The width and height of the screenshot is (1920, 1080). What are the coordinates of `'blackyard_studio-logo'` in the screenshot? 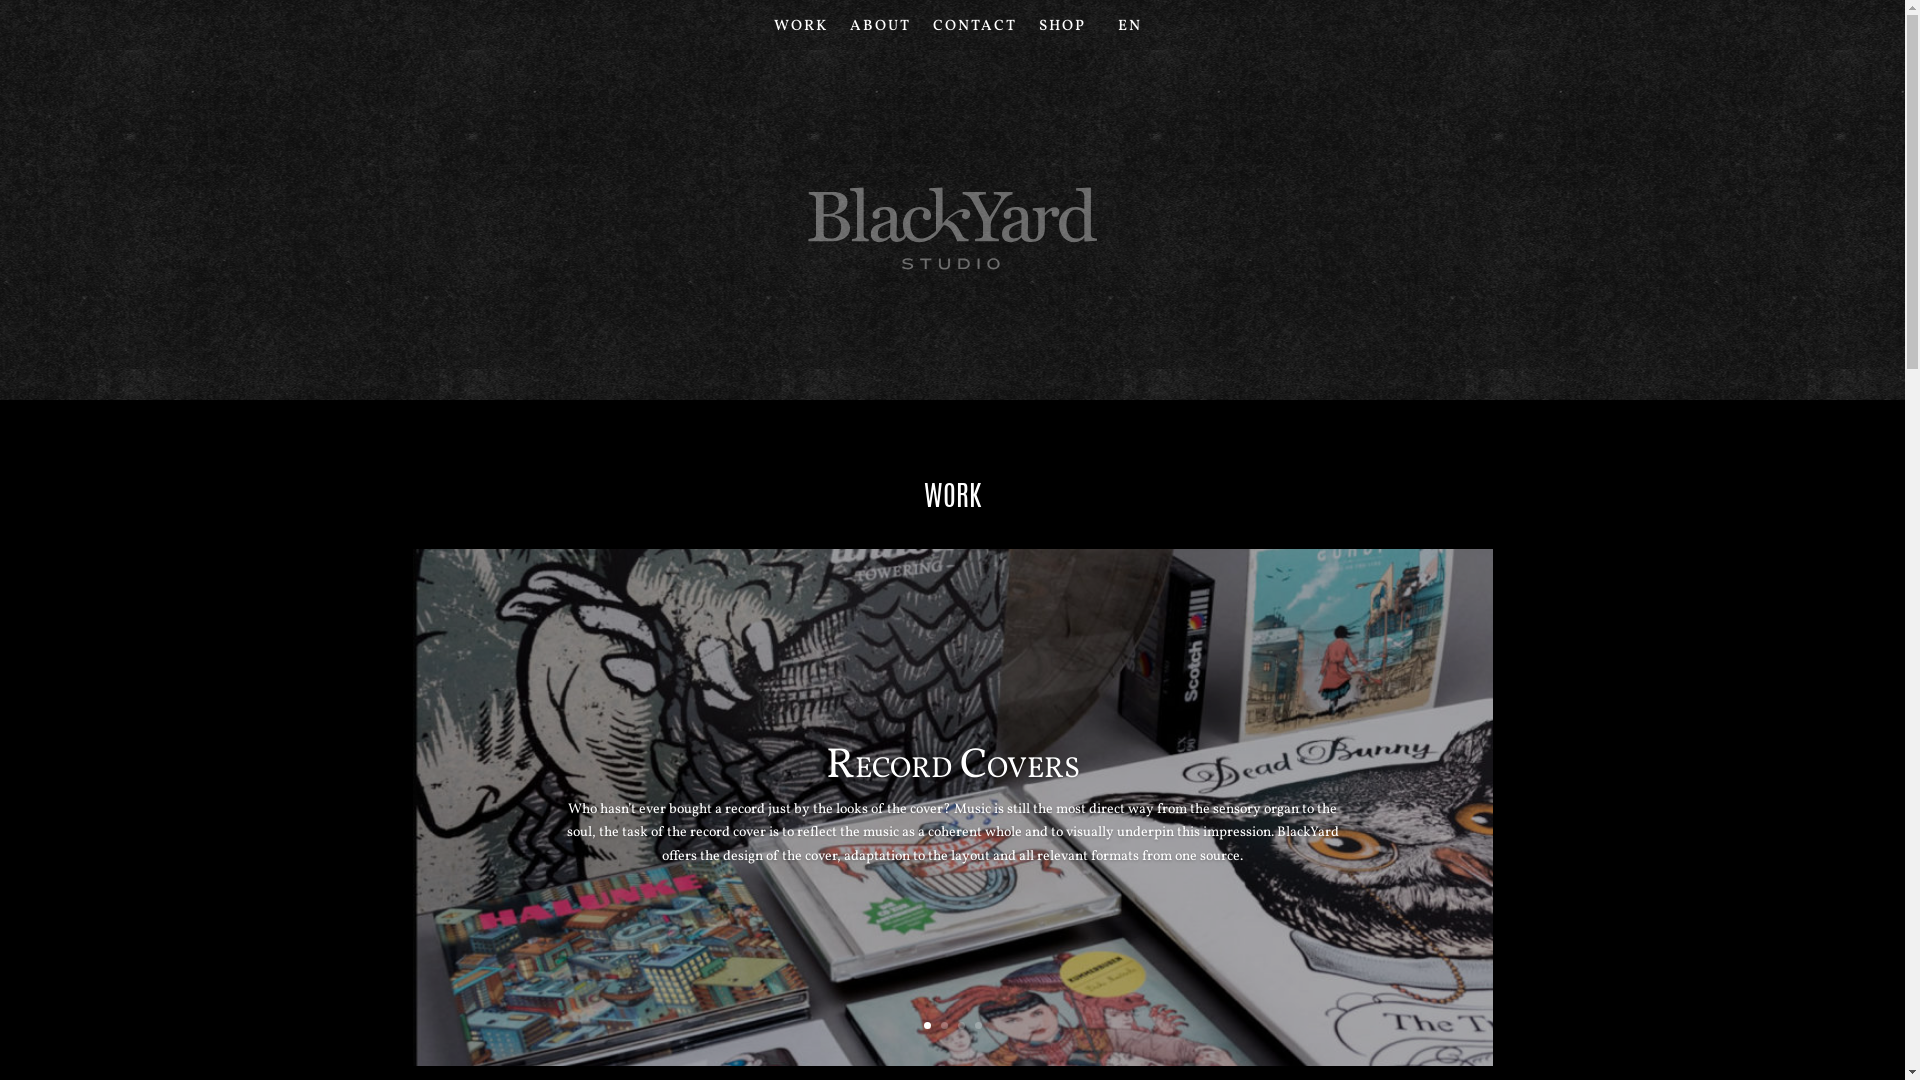 It's located at (951, 227).